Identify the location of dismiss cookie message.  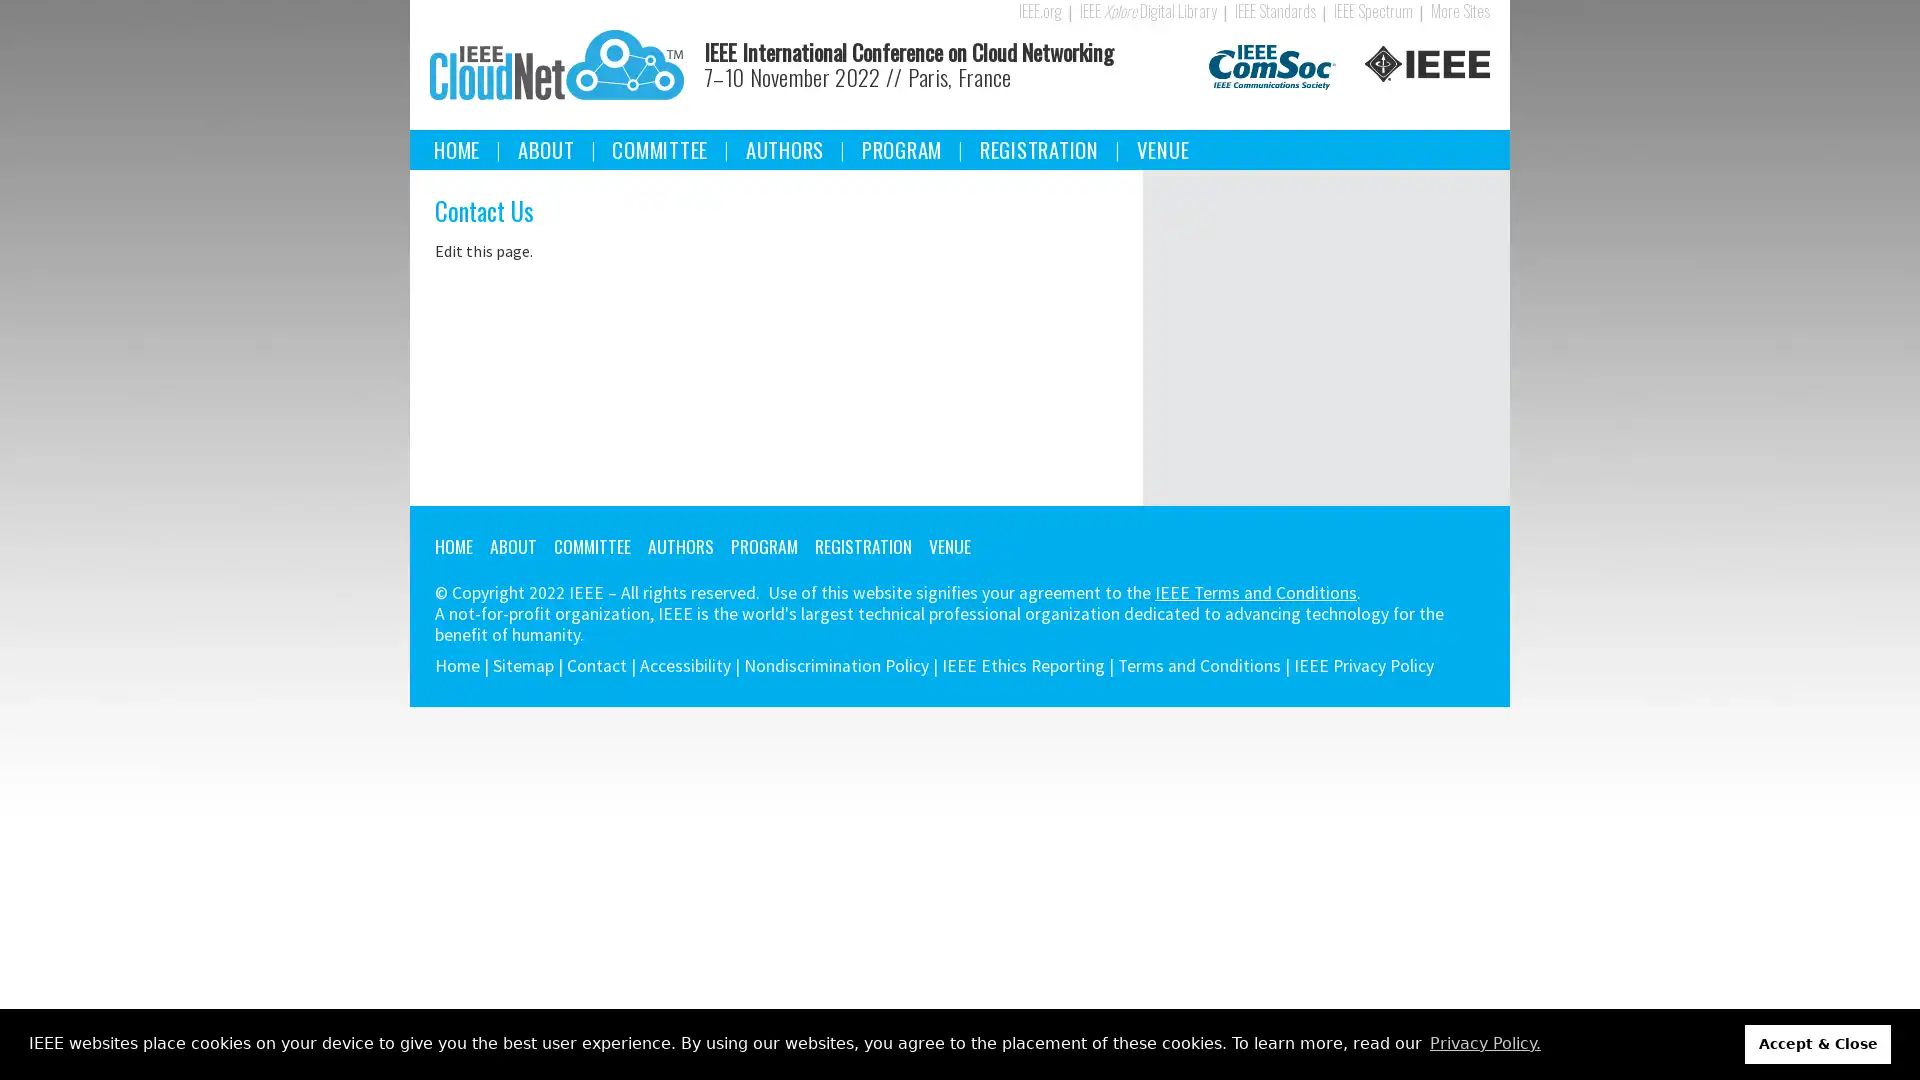
(1818, 1043).